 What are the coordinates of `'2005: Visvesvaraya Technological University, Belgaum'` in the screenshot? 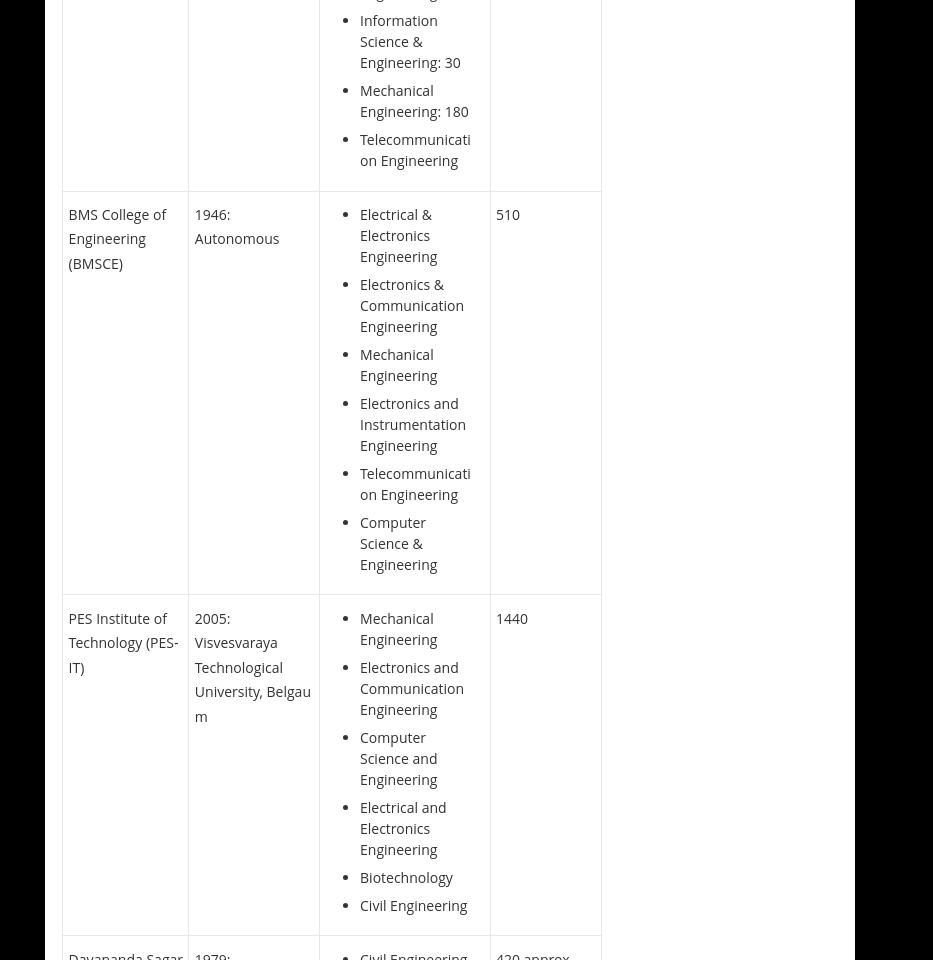 It's located at (251, 666).